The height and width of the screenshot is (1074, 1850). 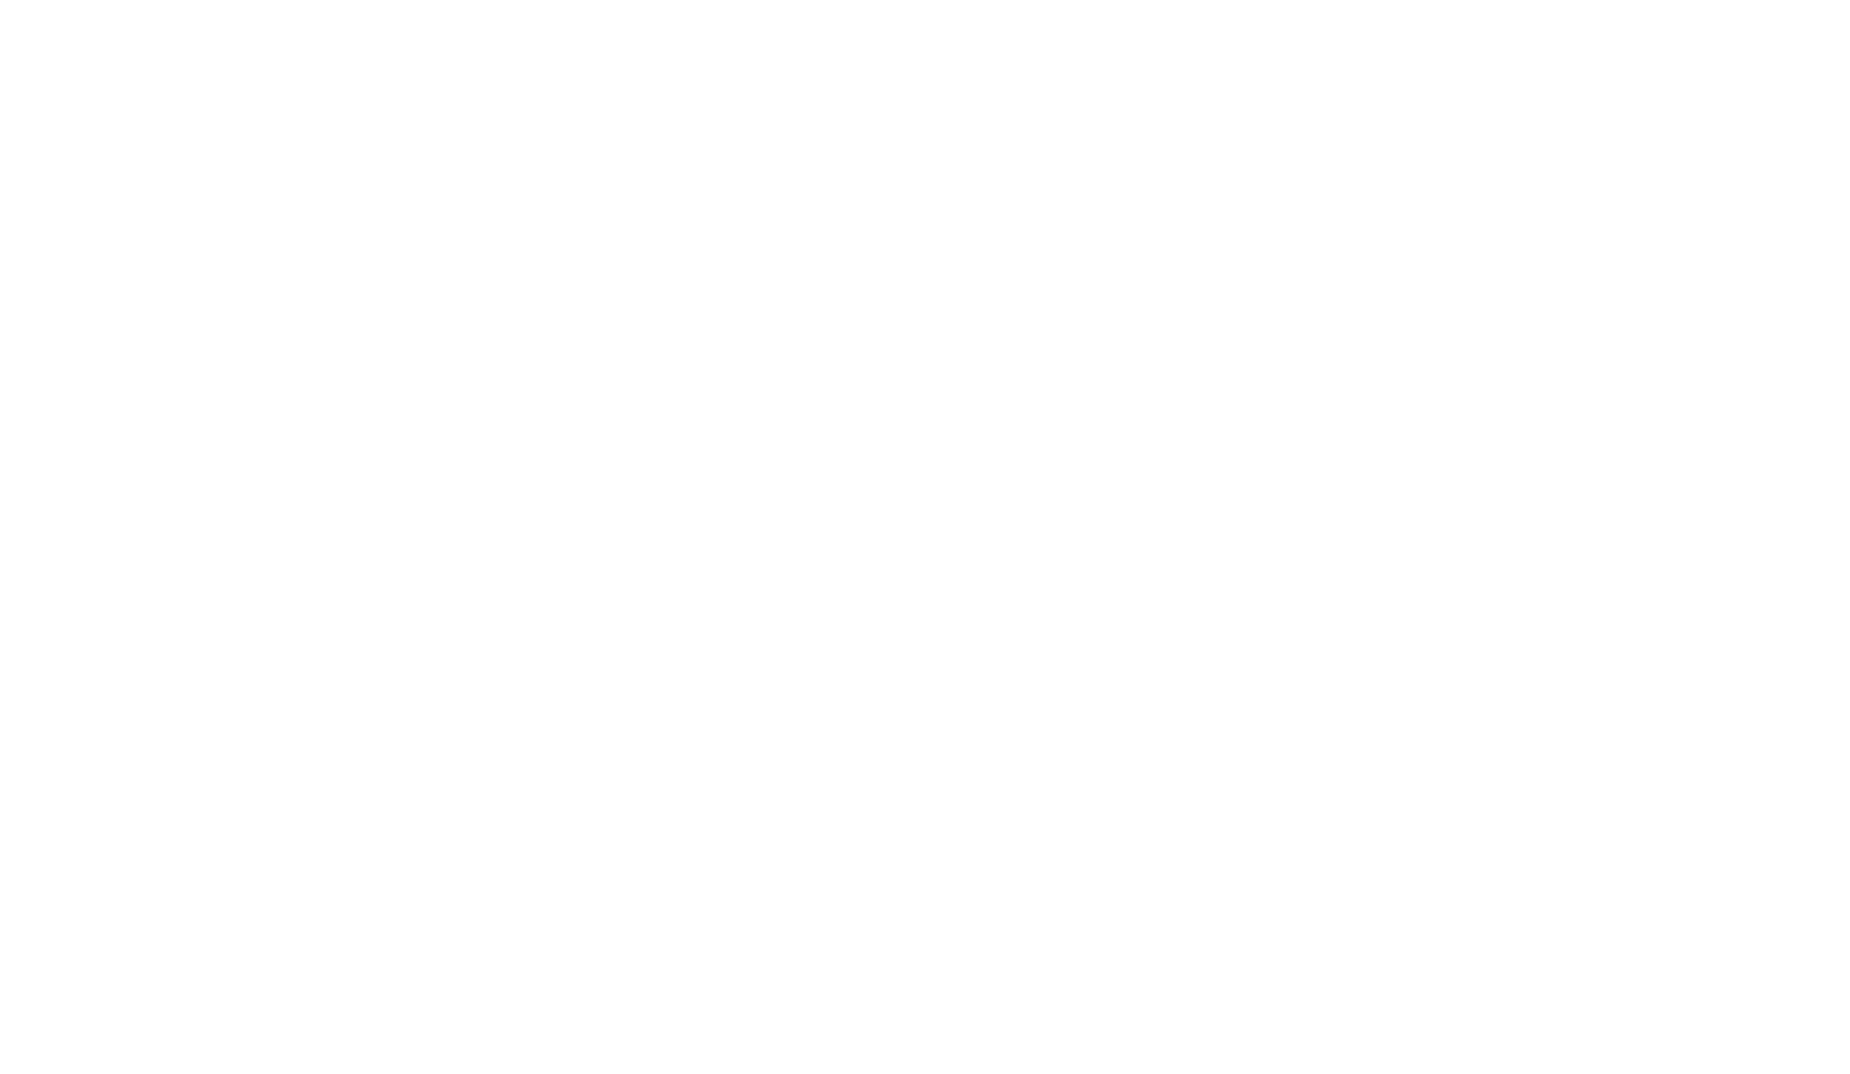 I want to click on 'Espagne', so click(x=443, y=643).